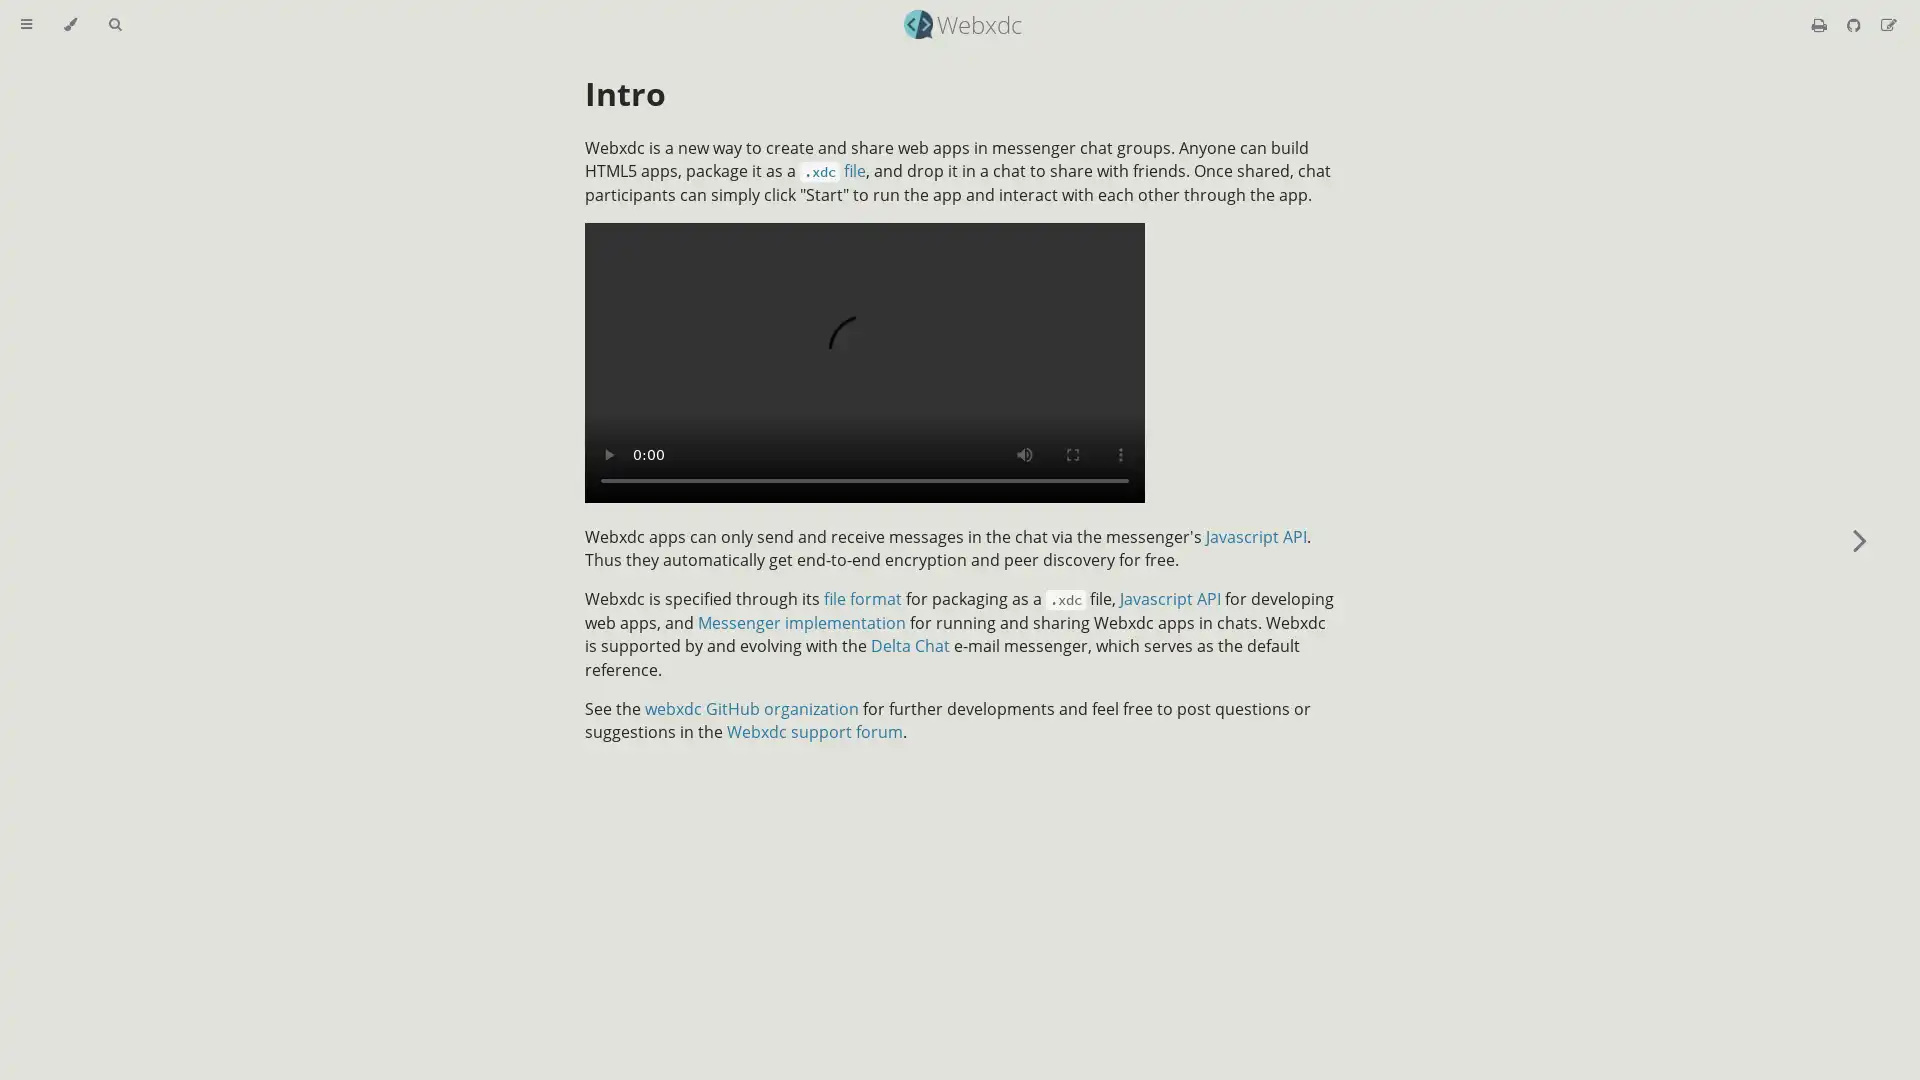 The width and height of the screenshot is (1920, 1080). What do you see at coordinates (608, 455) in the screenshot?
I see `play` at bounding box center [608, 455].